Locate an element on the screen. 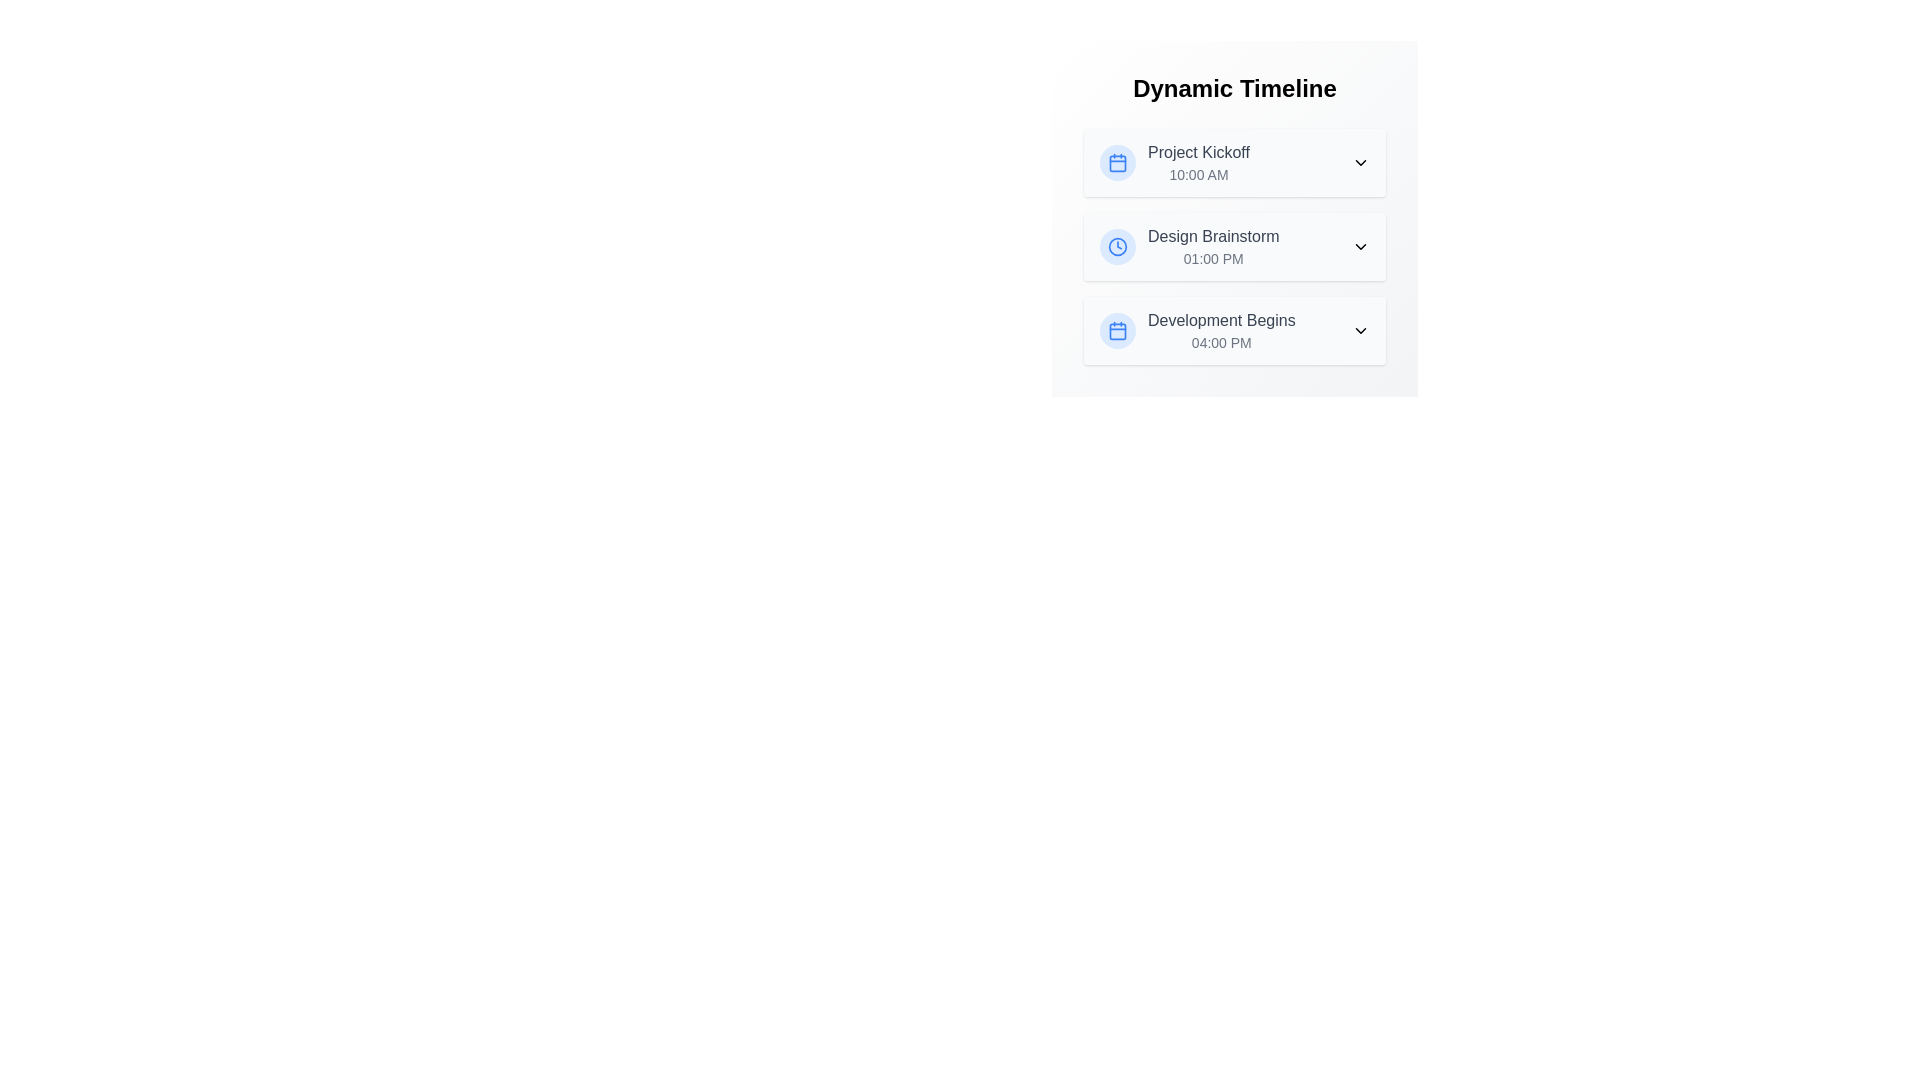 The width and height of the screenshot is (1920, 1080). heading text element located at the top of the timeline interface, which provides context for the content below is located at coordinates (1233, 87).